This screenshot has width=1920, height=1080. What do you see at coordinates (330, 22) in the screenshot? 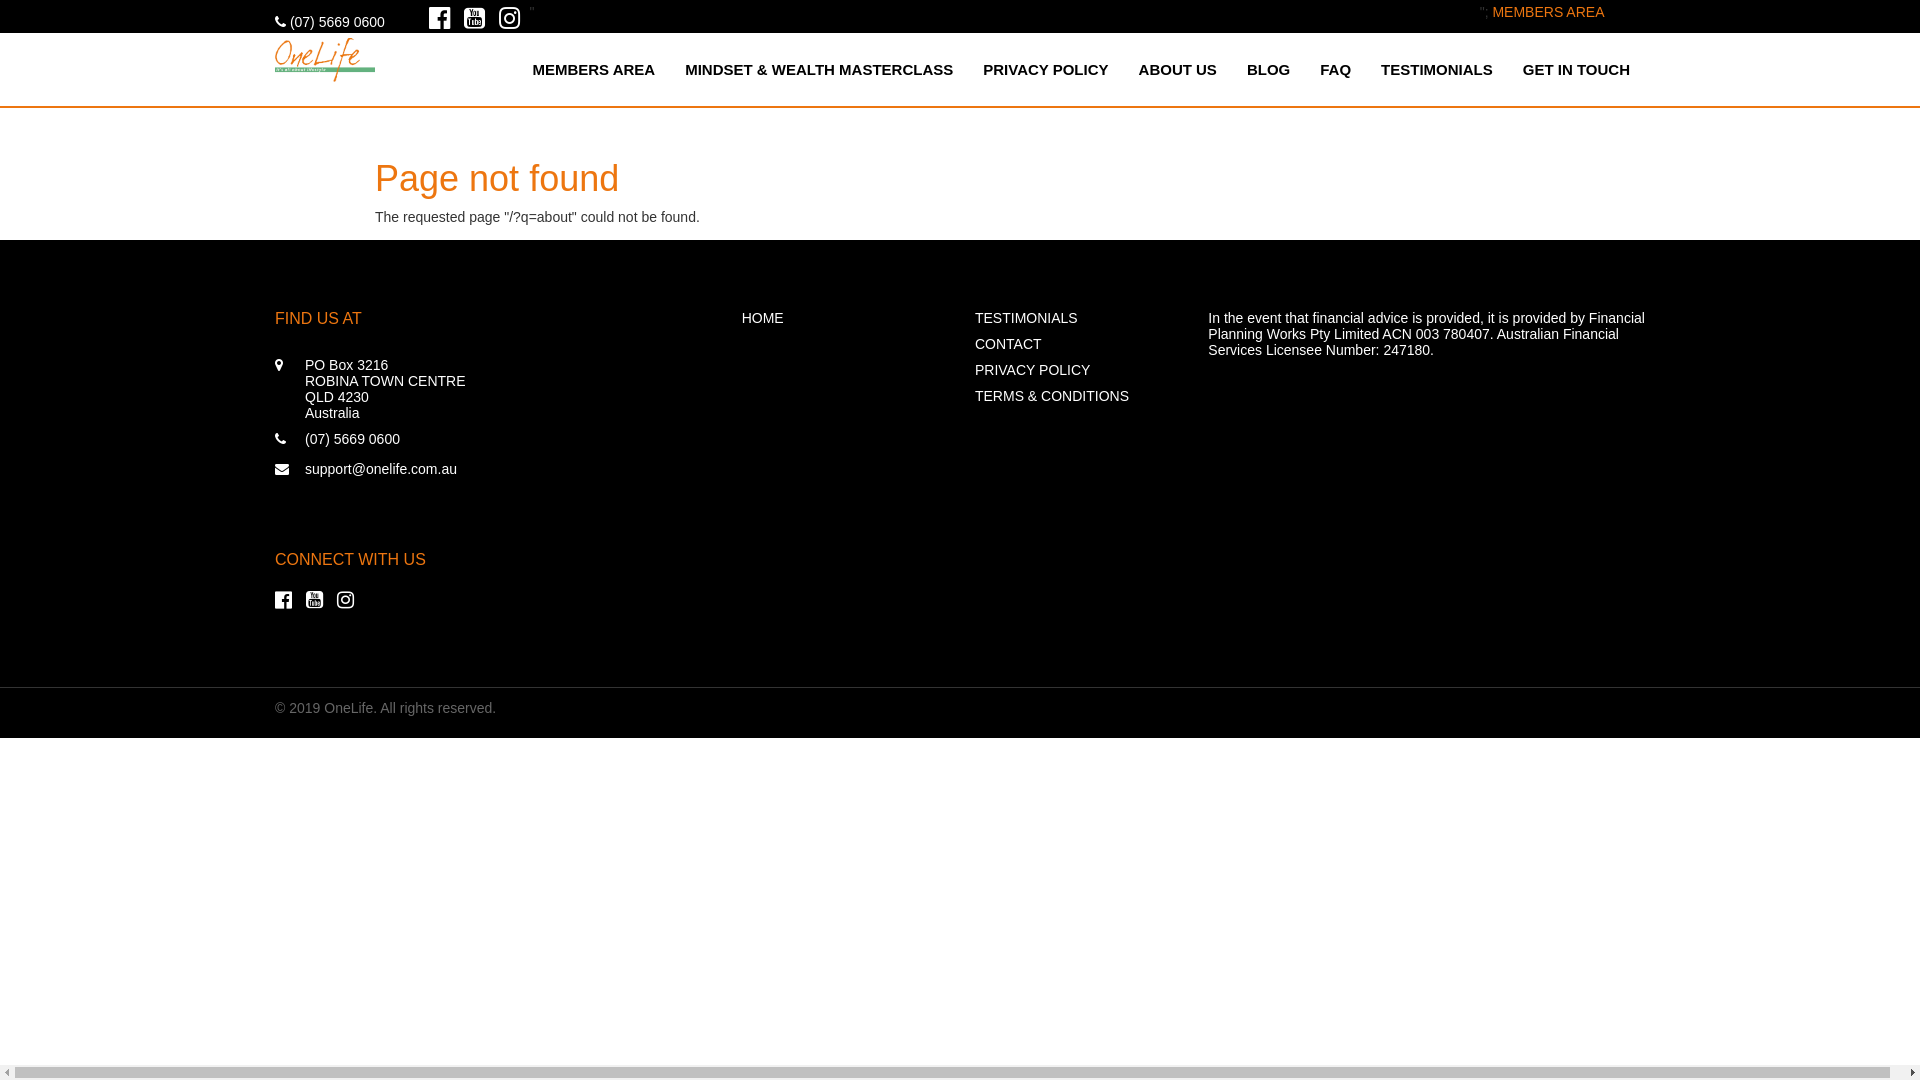
I see `'(07) 5669 0600'` at bounding box center [330, 22].